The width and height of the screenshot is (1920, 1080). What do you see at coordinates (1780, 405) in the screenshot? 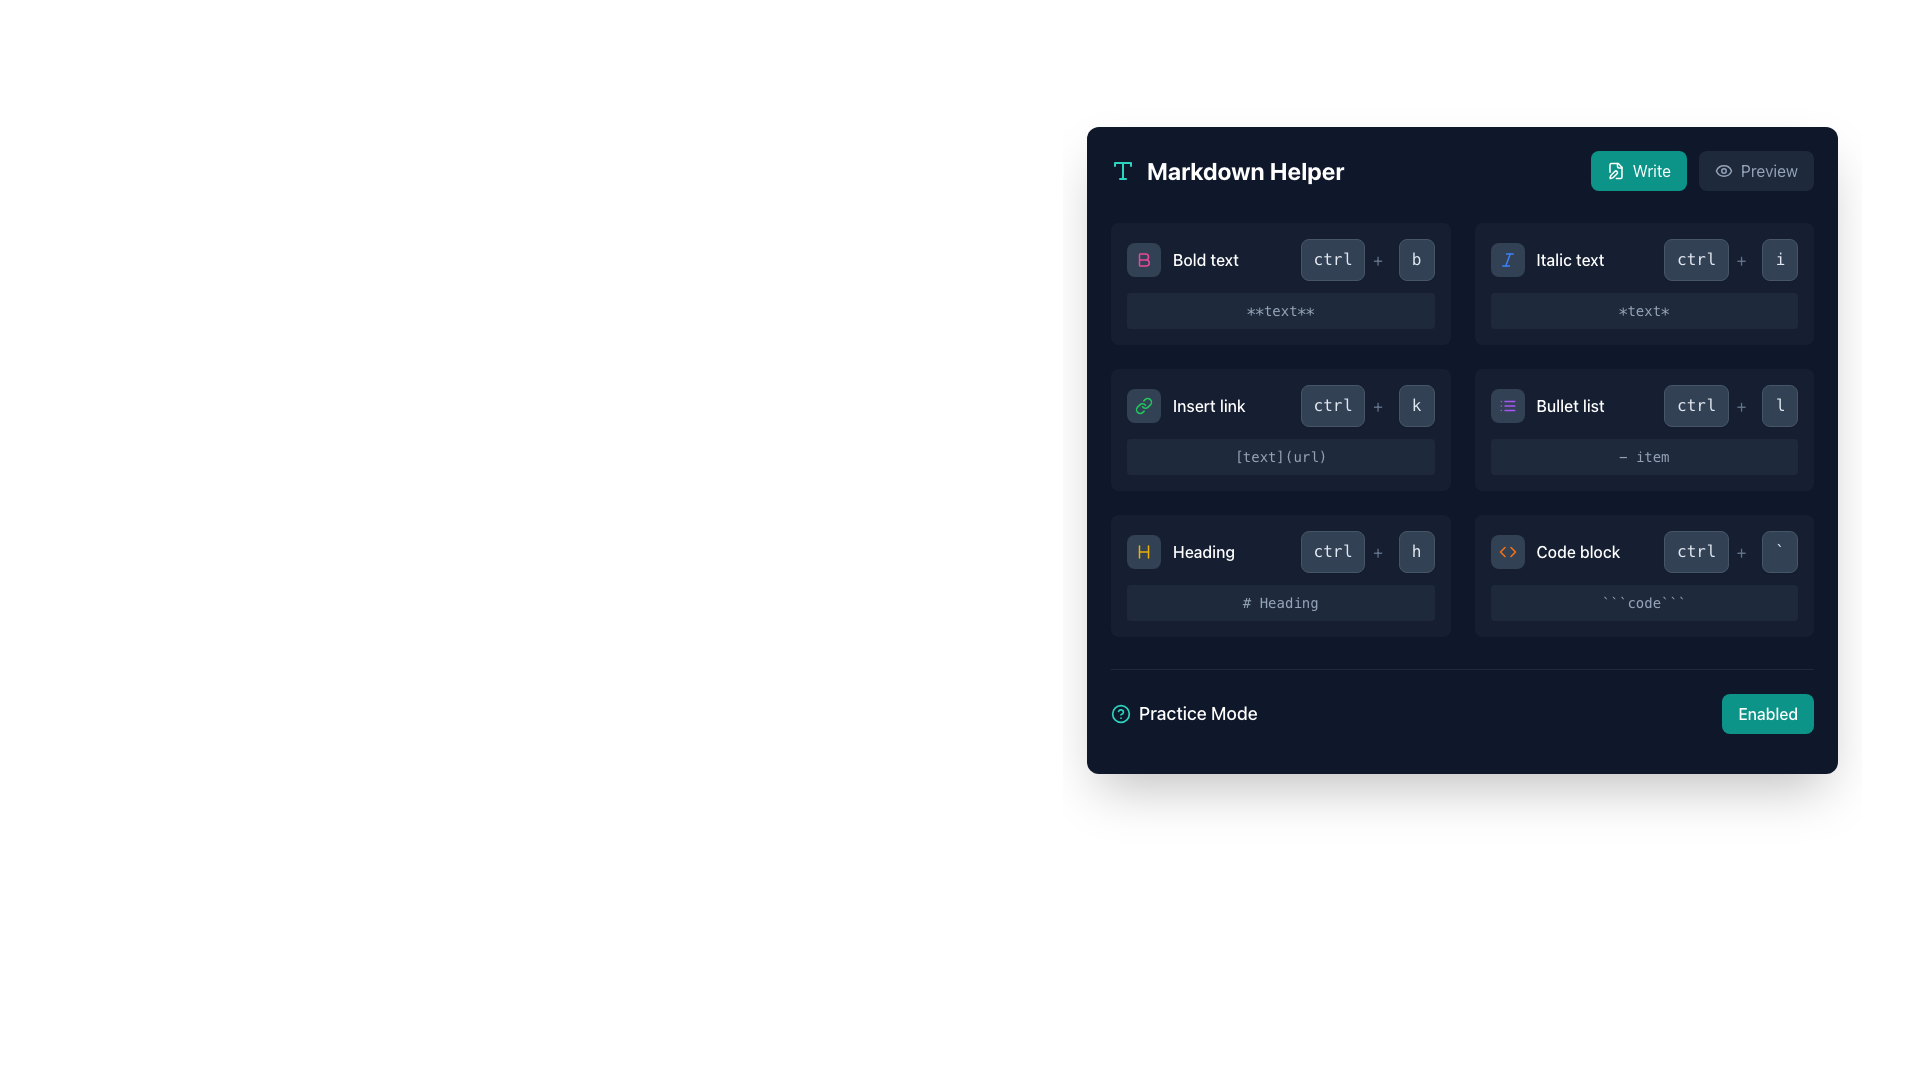
I see `the 'l' key button in the Bullet list command row located at the bottom-right corner of the Markdown Helper panel` at bounding box center [1780, 405].